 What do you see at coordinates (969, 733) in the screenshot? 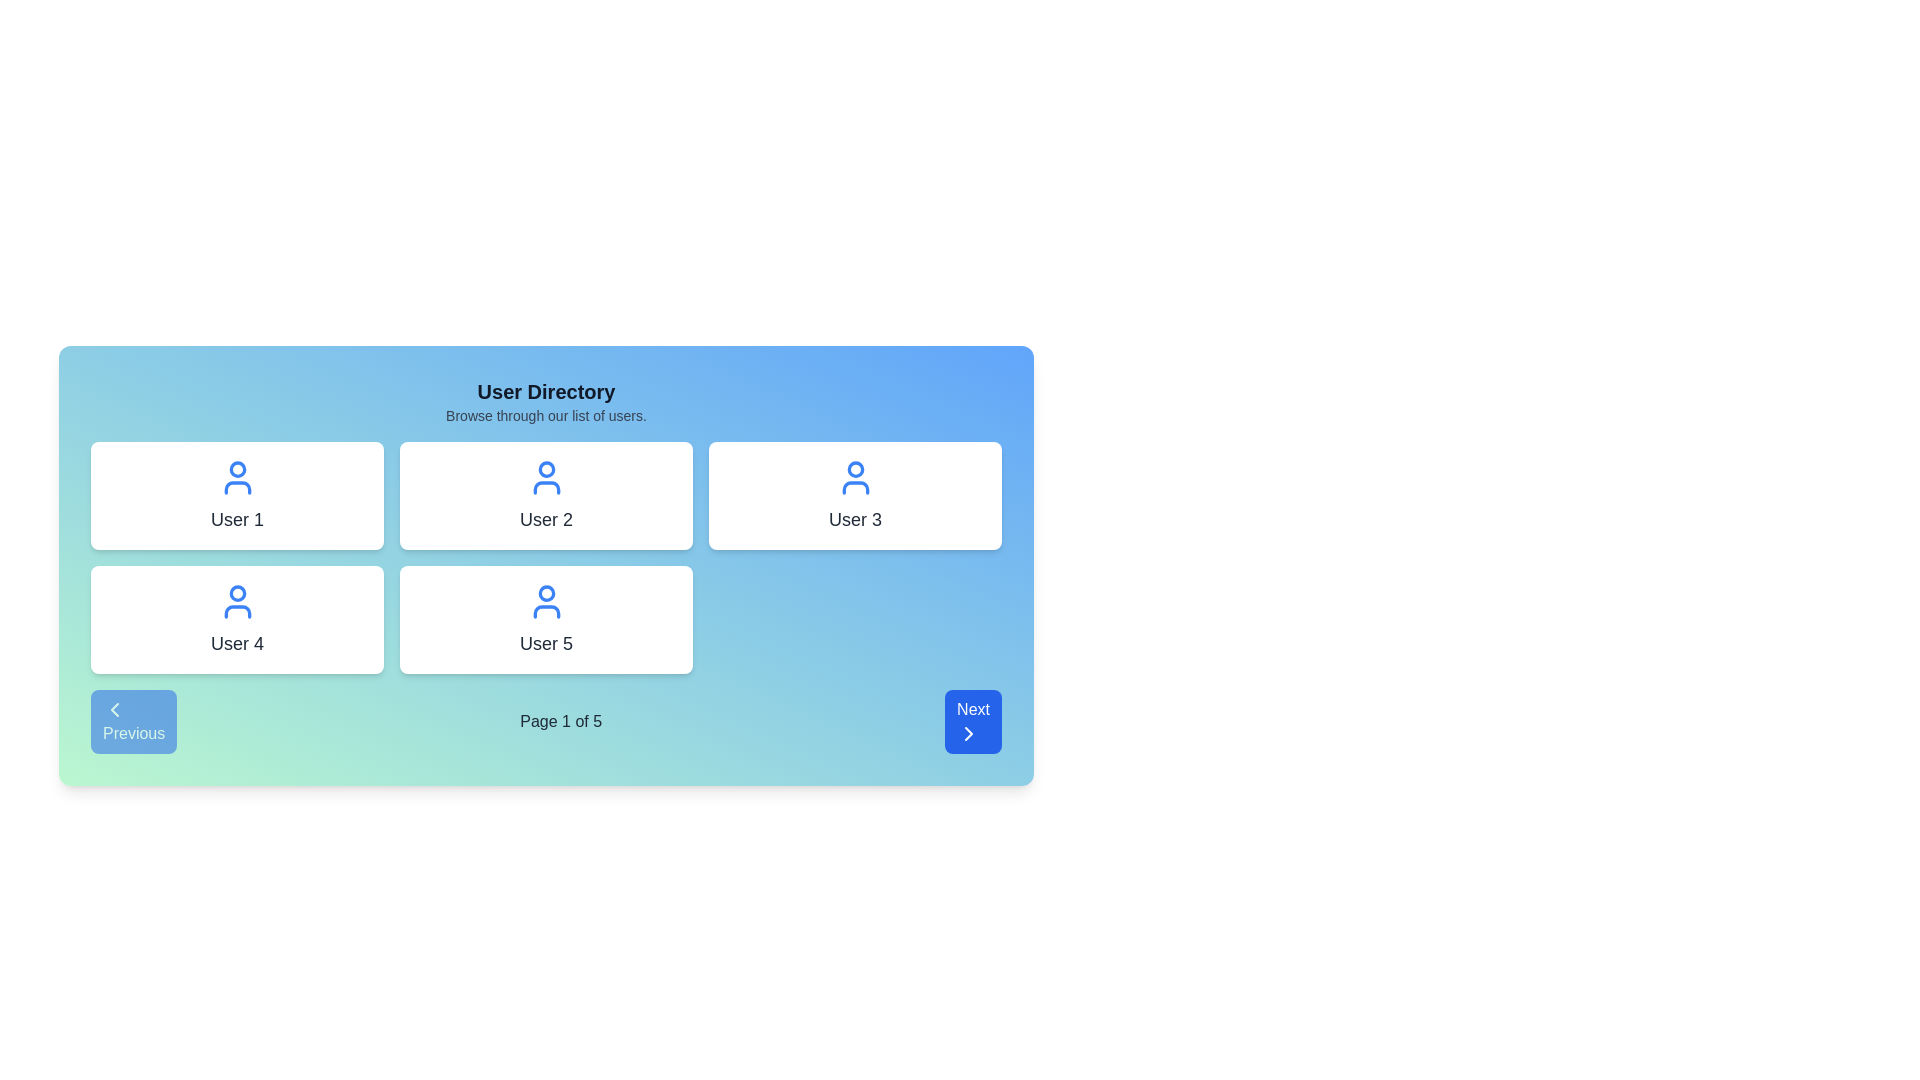
I see `the chevron icon within the 'Next' button located at the bottom-right corner of the interface` at bounding box center [969, 733].